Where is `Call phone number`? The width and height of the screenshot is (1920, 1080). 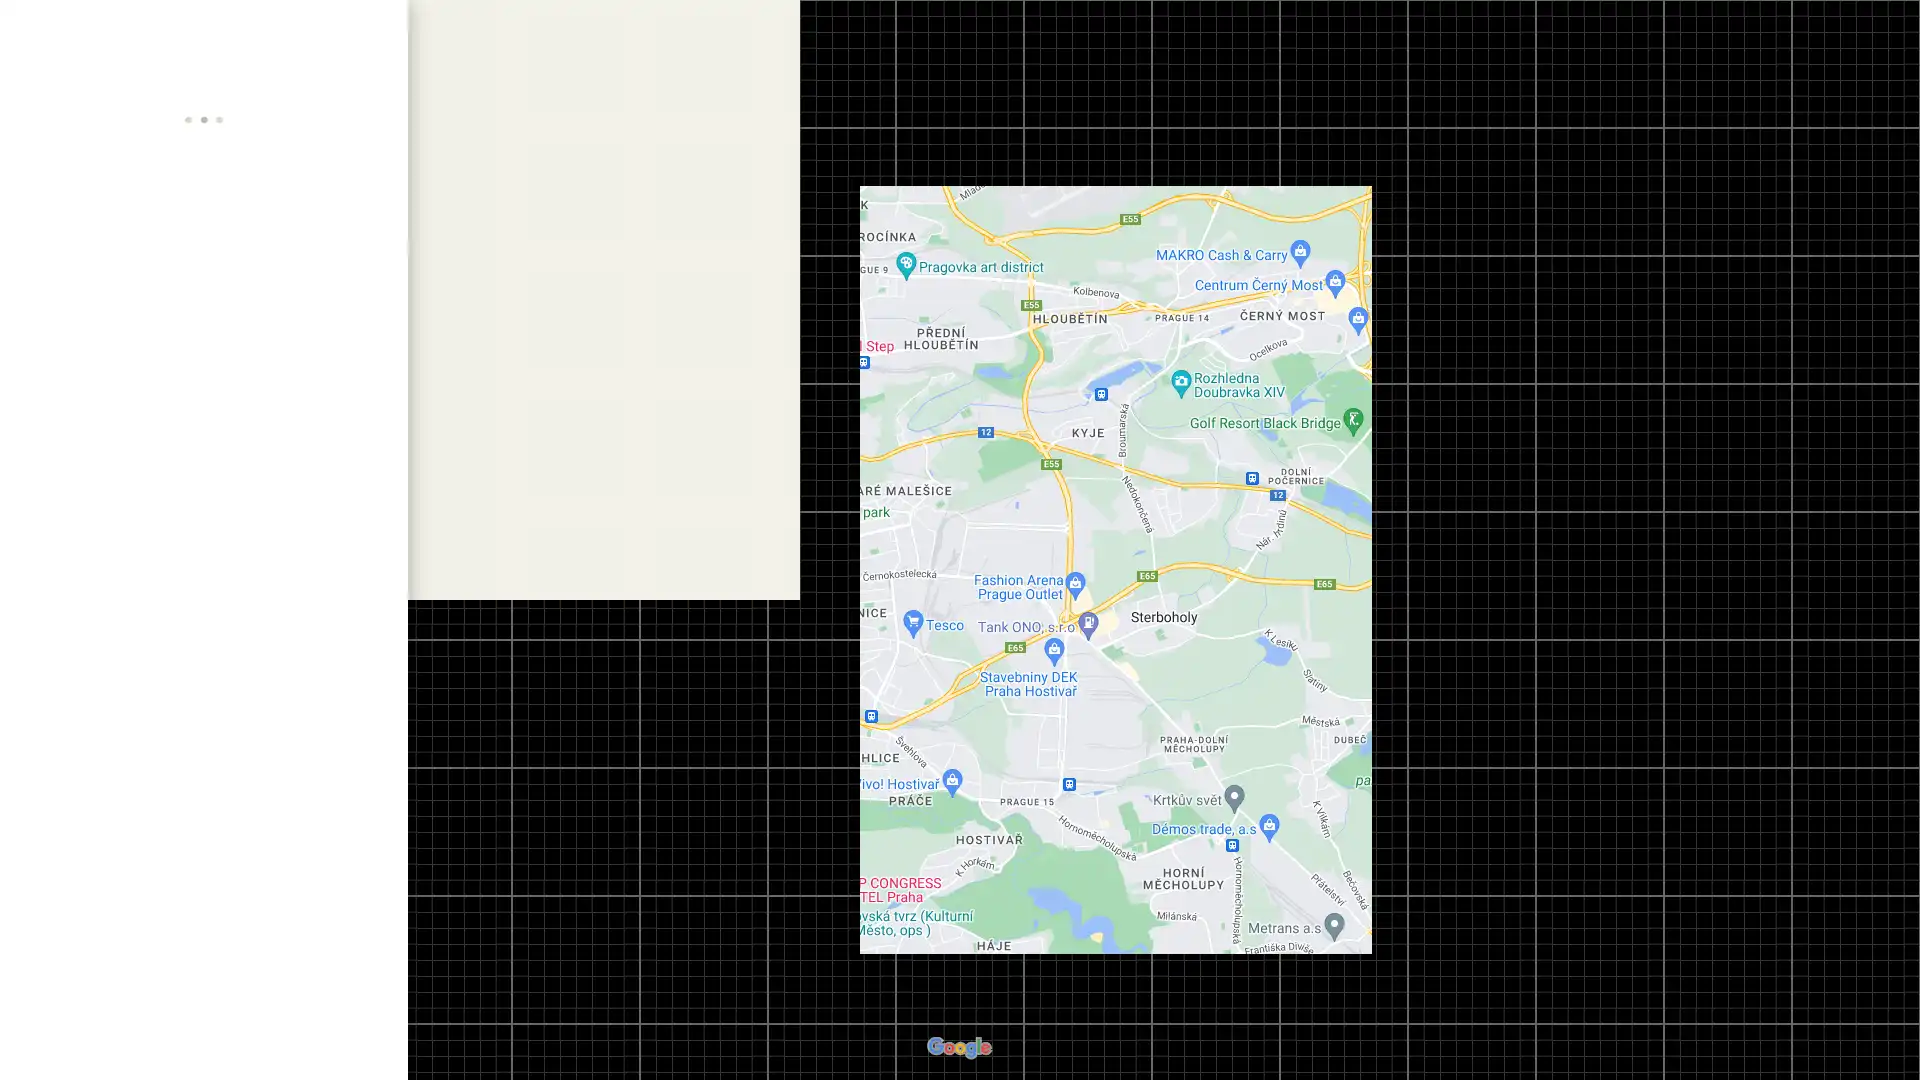
Call phone number is located at coordinates (374, 582).